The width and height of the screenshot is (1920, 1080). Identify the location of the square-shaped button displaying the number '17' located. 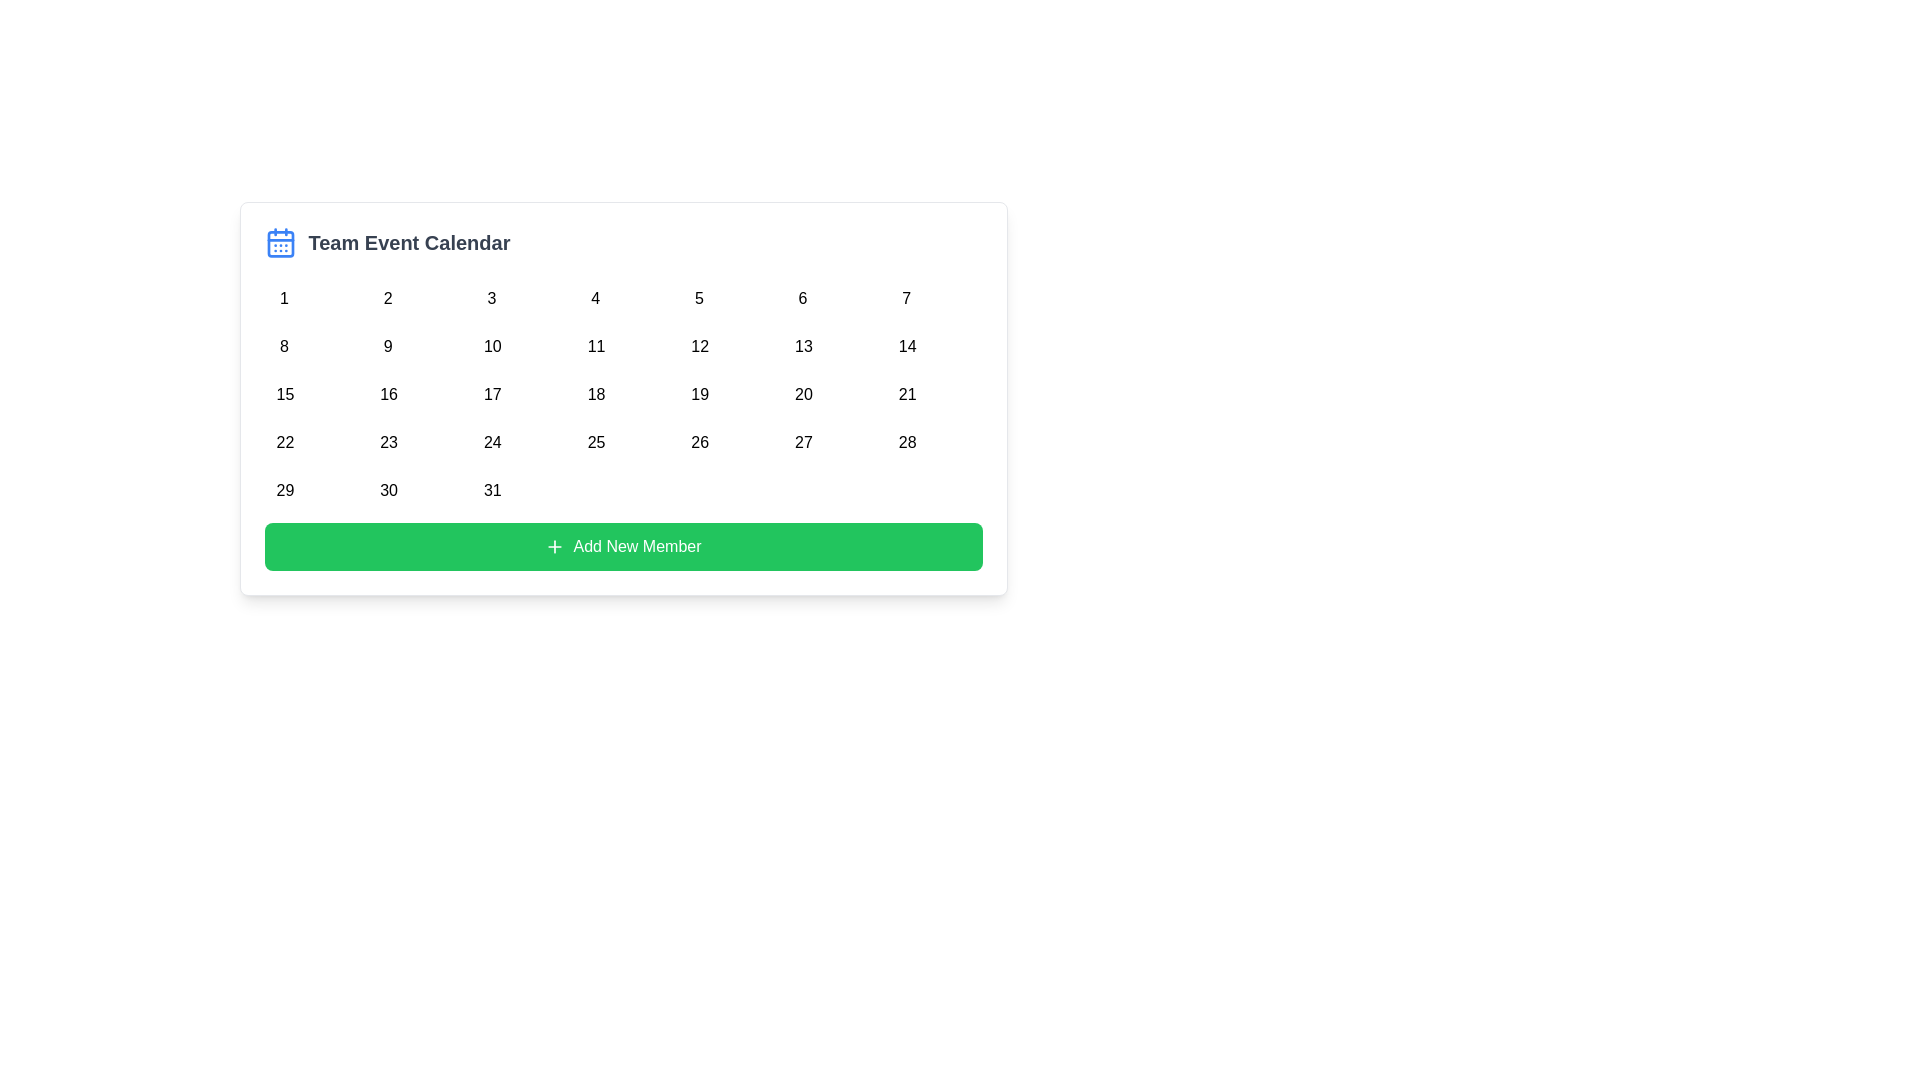
(491, 390).